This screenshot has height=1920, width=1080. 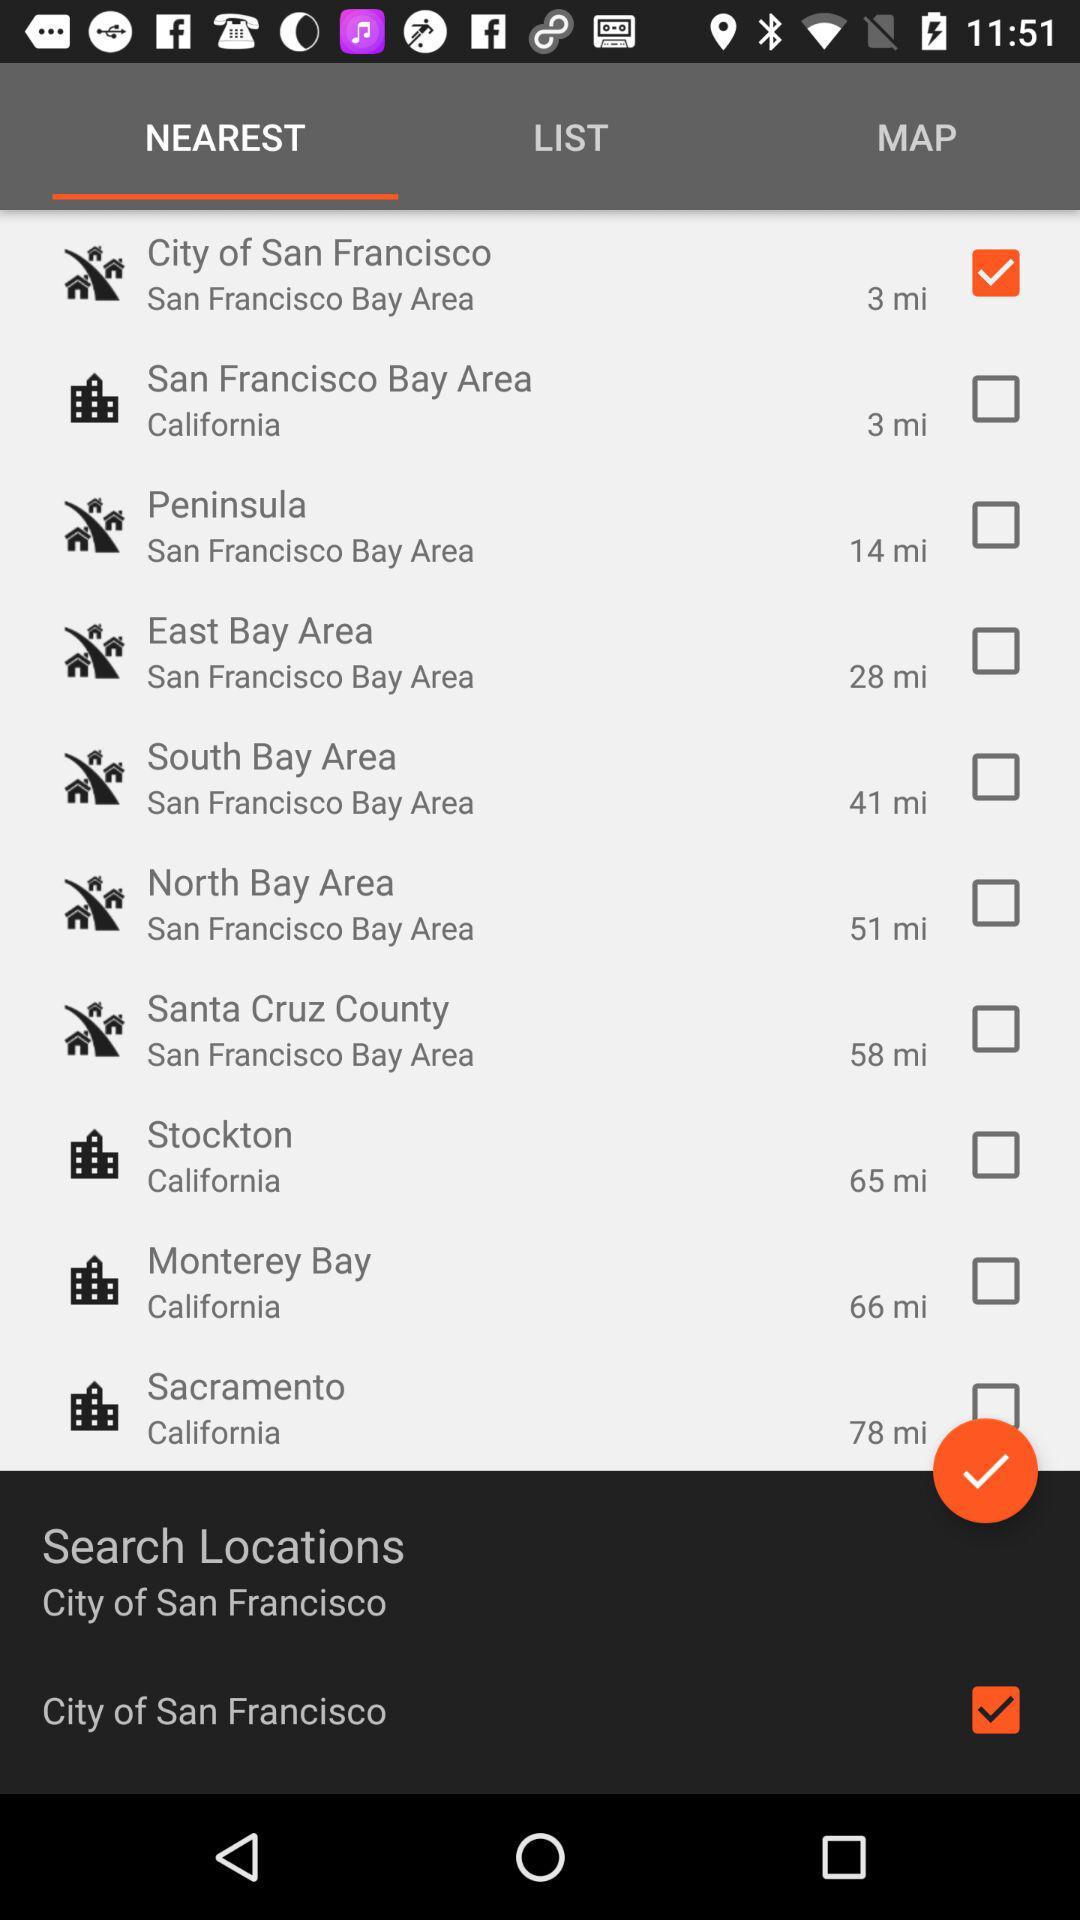 What do you see at coordinates (995, 1028) in the screenshot?
I see `switch cruz option` at bounding box center [995, 1028].